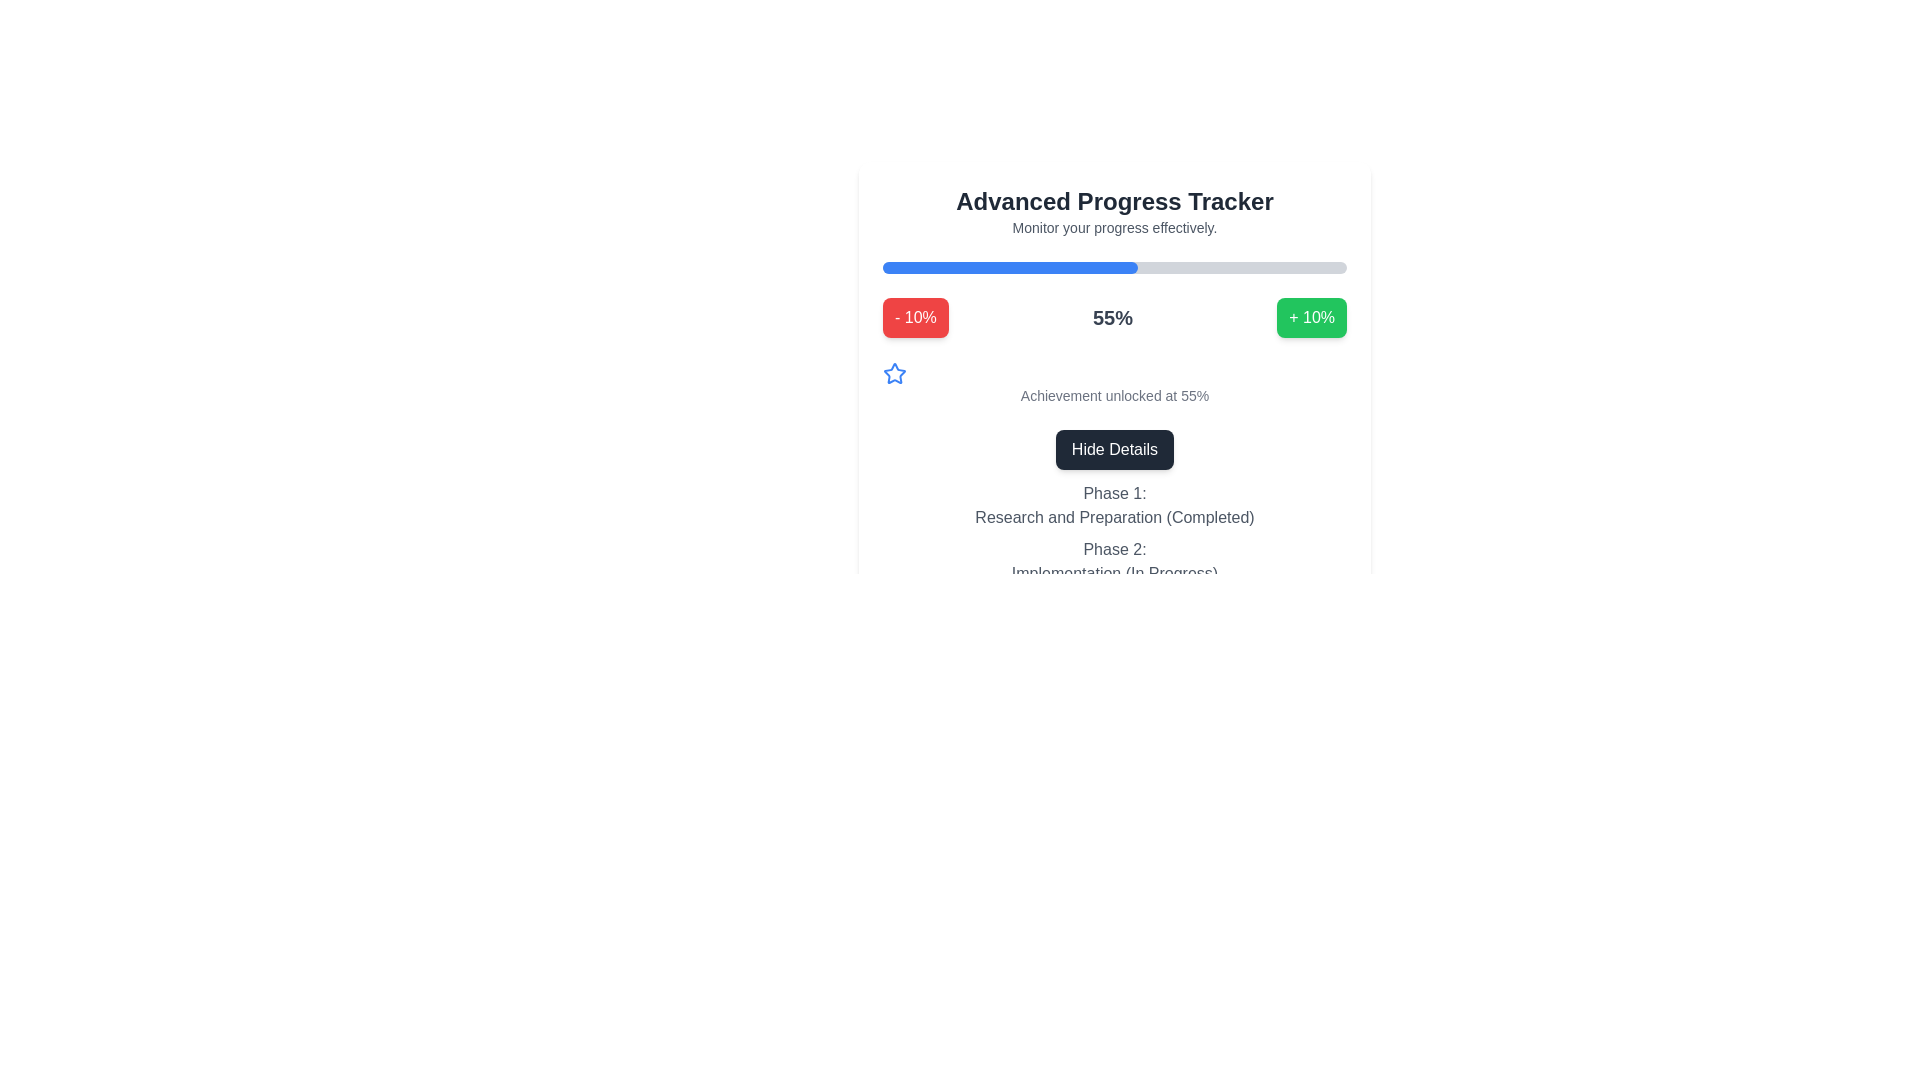  I want to click on the heading element located at the top center of the interface, which serves as the title of the page or section, so click(1113, 201).